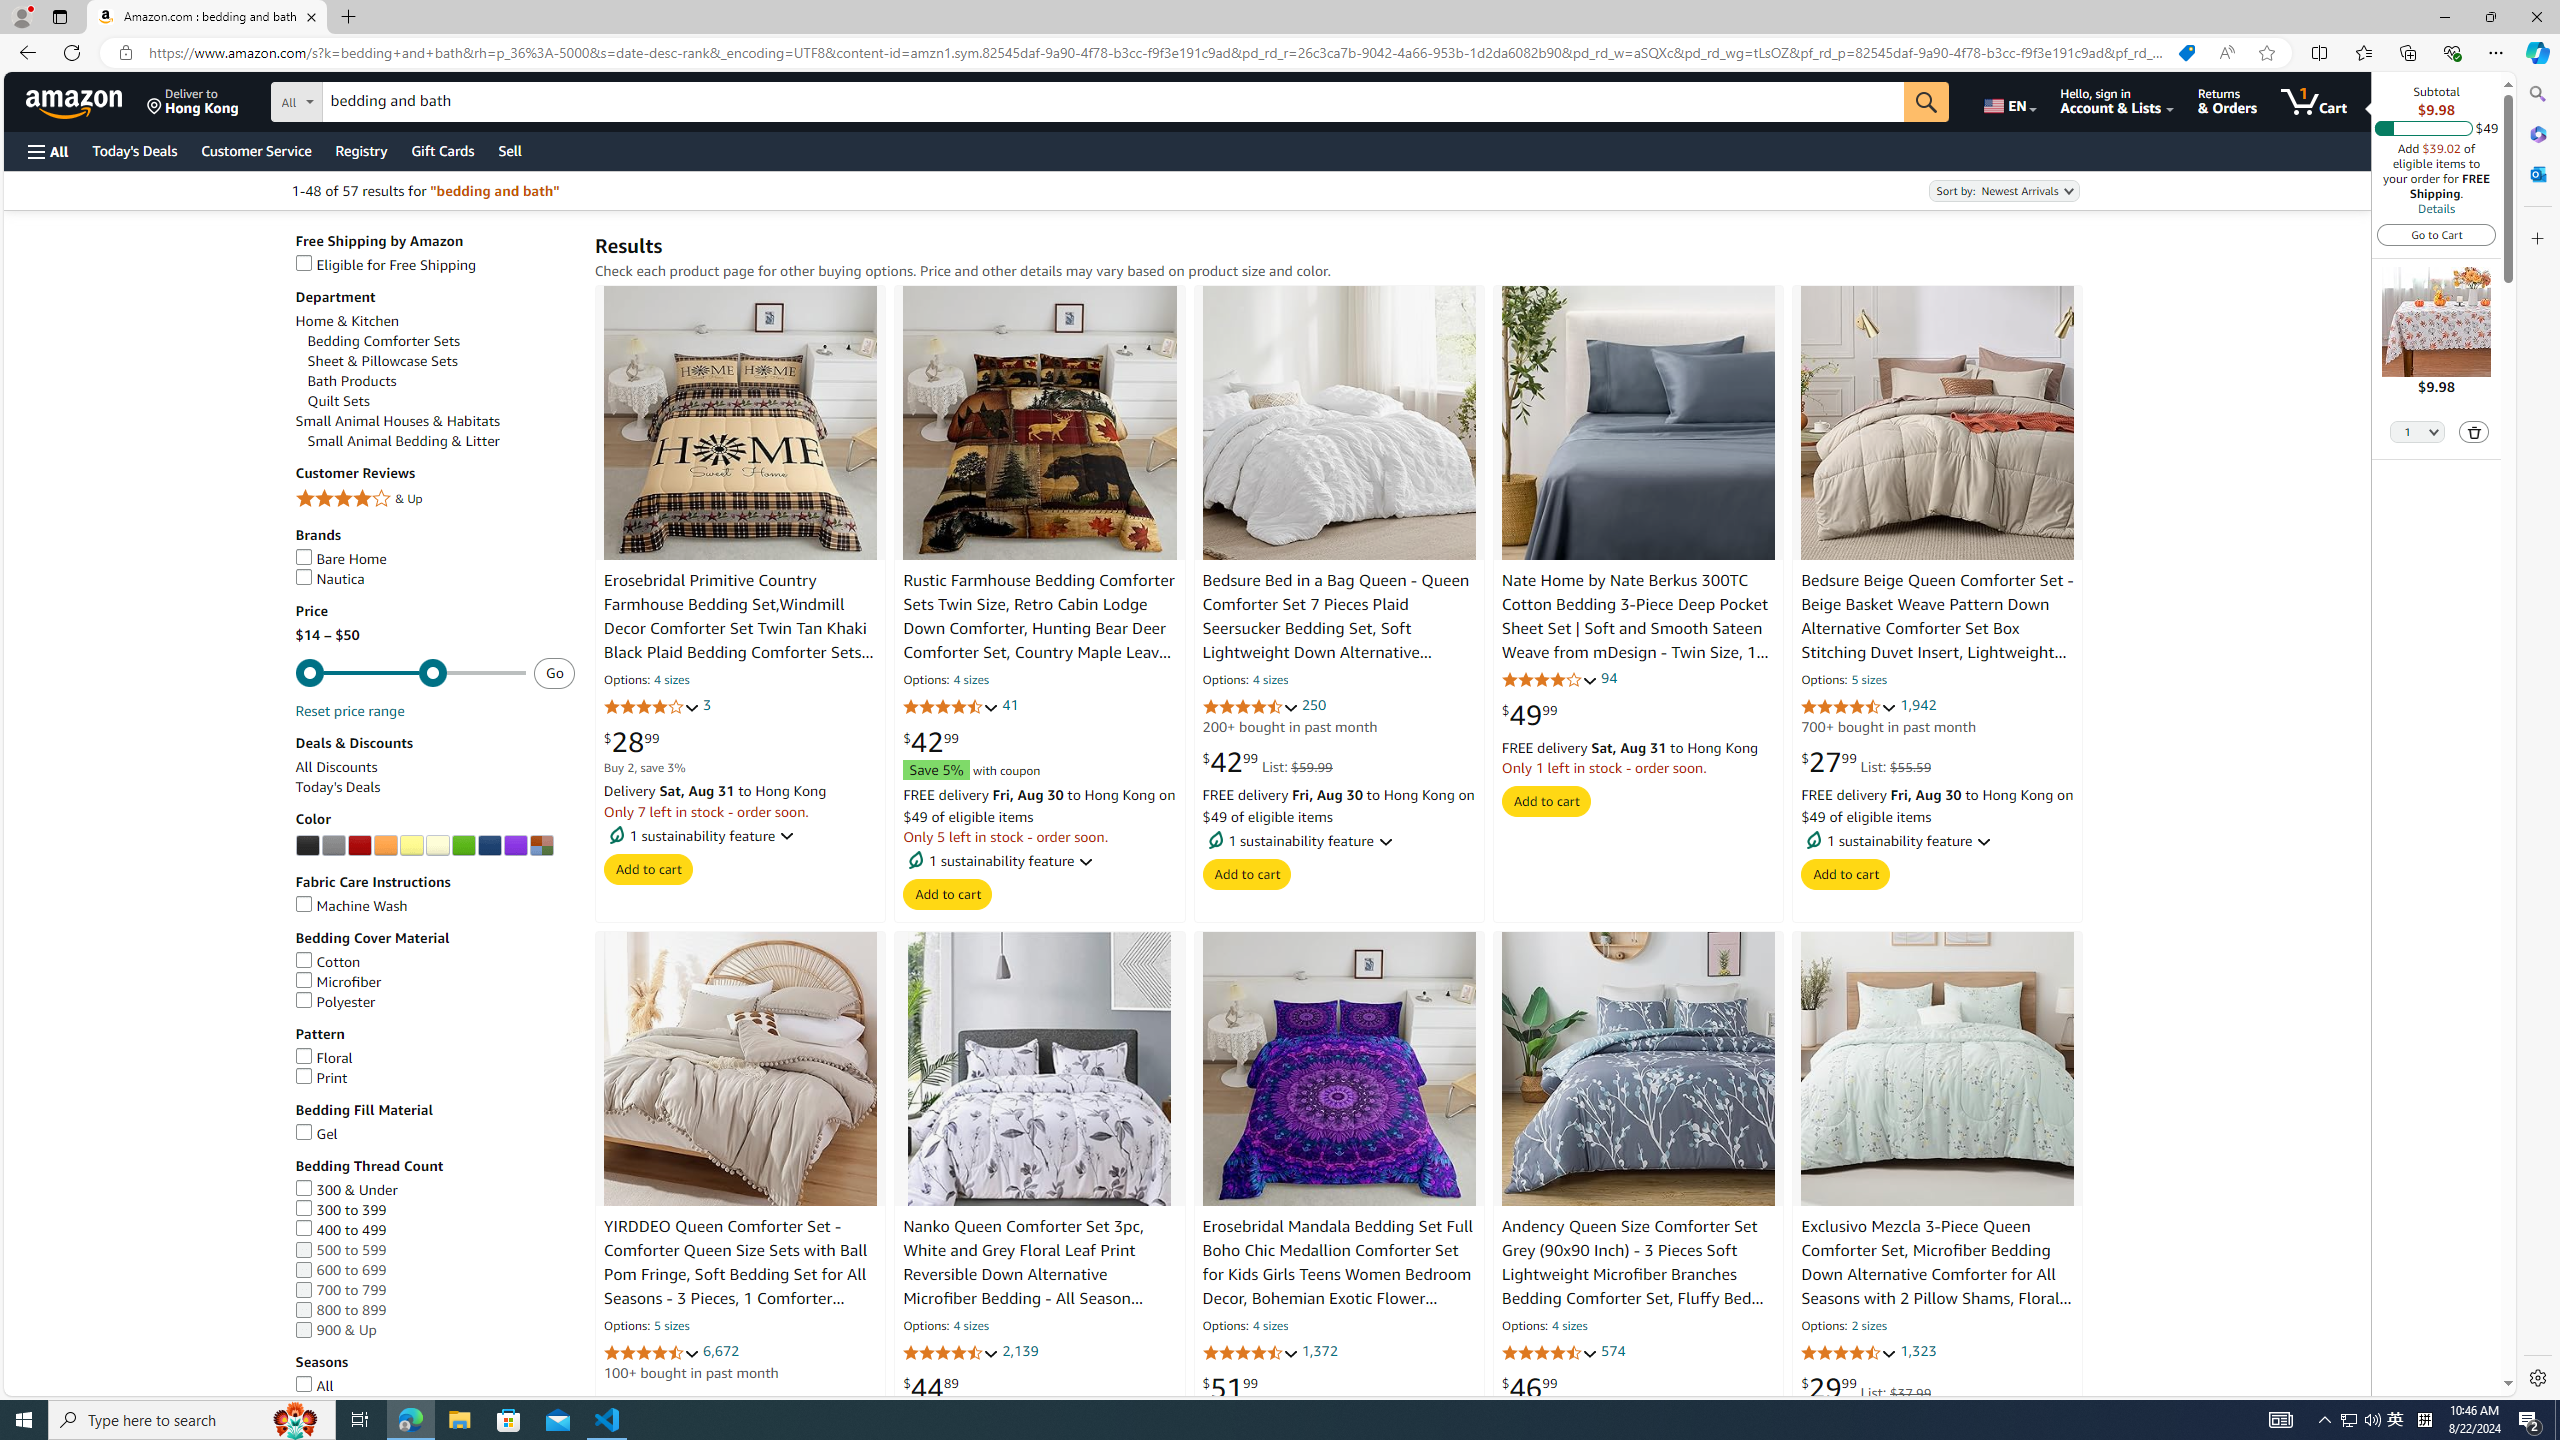 The height and width of the screenshot is (1440, 2560). What do you see at coordinates (435, 501) in the screenshot?
I see `'4 Stars & Up& Up'` at bounding box center [435, 501].